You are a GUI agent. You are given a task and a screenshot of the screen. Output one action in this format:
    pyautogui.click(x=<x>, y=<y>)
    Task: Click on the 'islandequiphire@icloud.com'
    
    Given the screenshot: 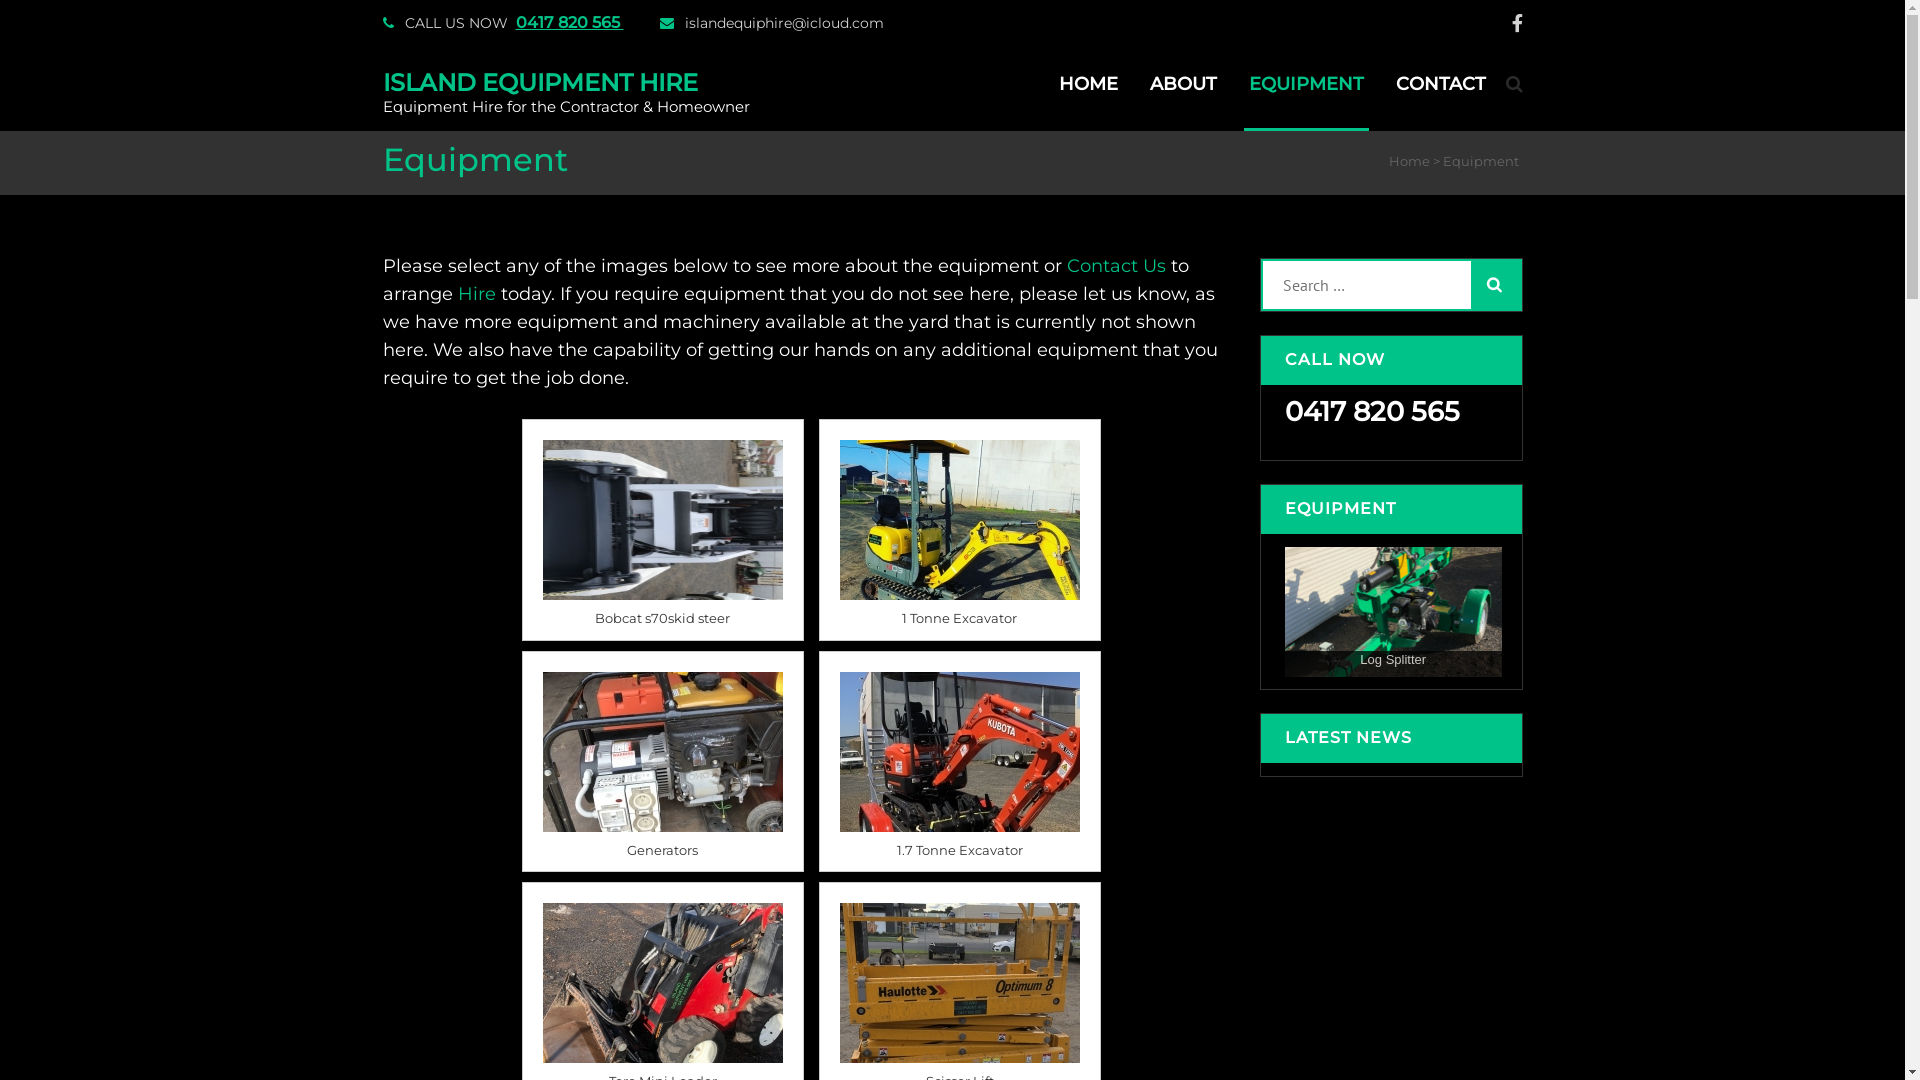 What is the action you would take?
    pyautogui.click(x=782, y=23)
    